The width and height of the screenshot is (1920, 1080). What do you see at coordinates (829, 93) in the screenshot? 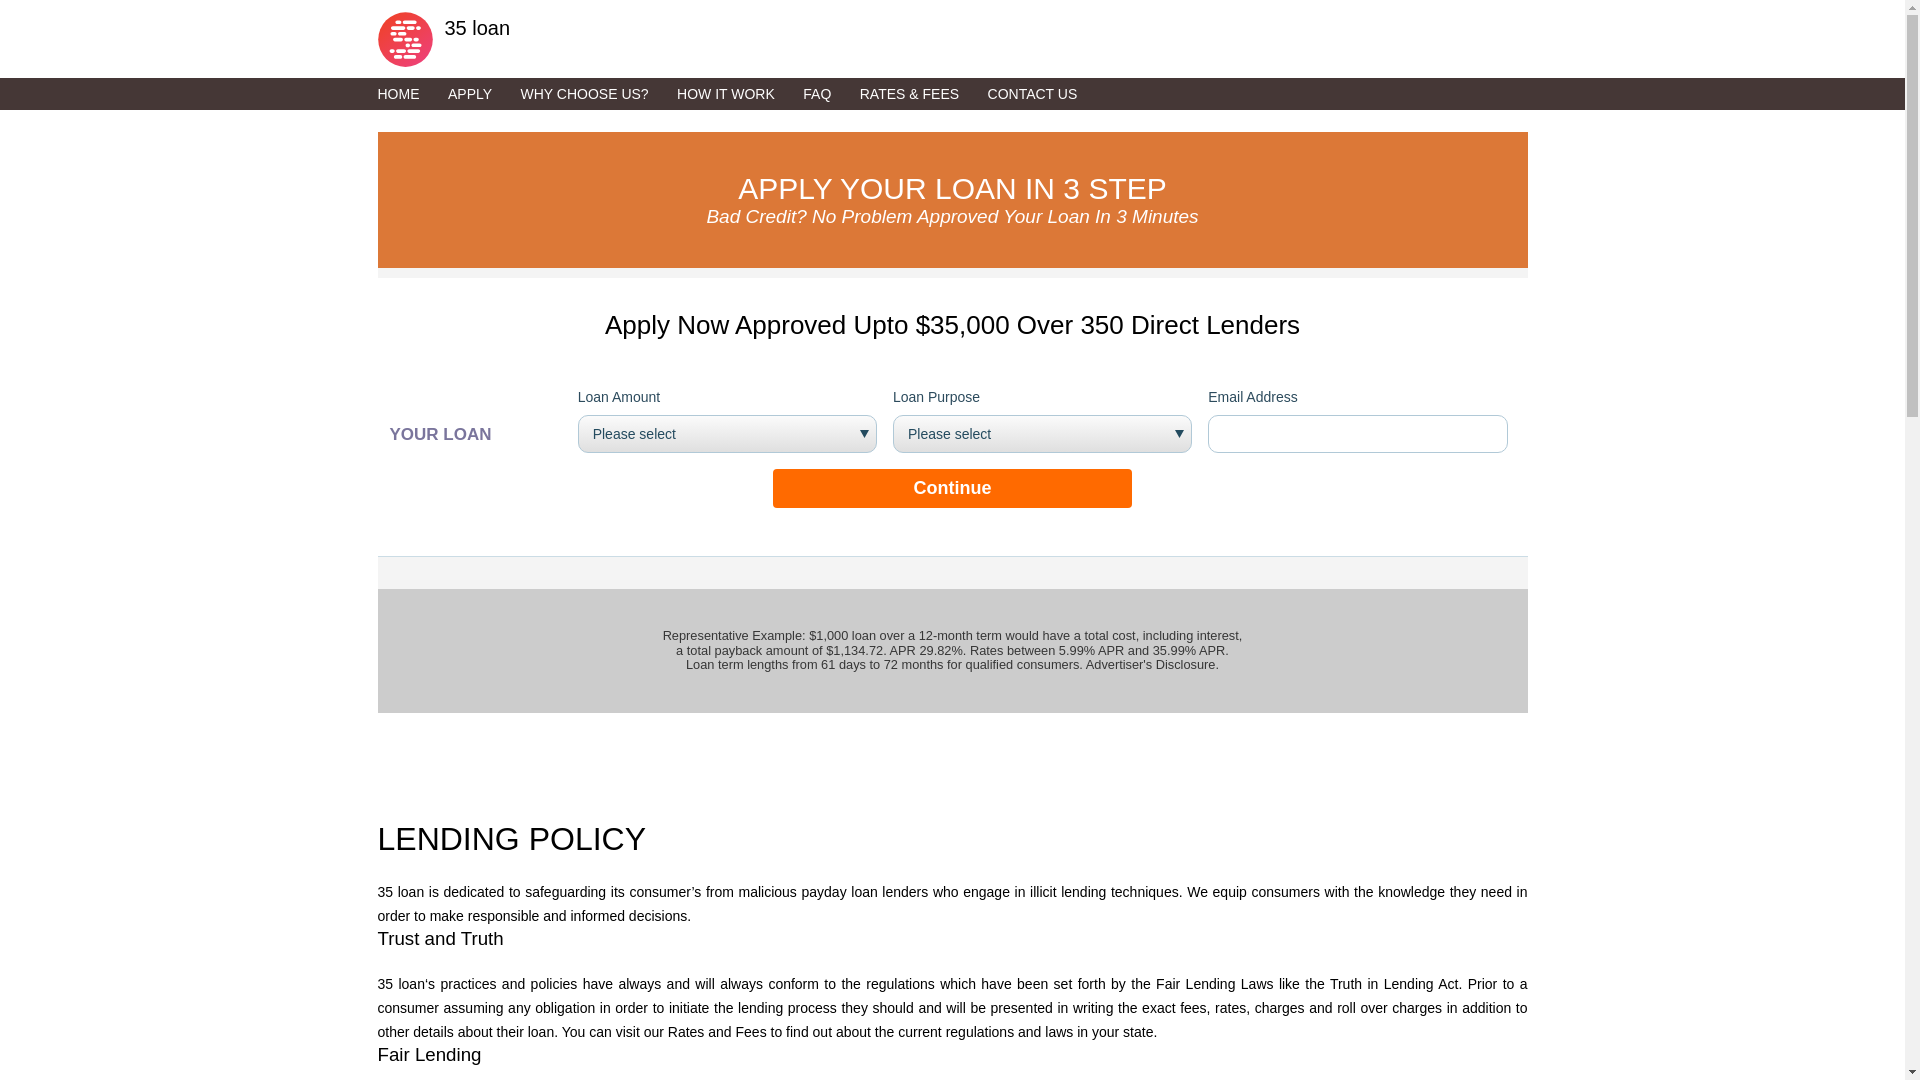
I see `'FAQ'` at bounding box center [829, 93].